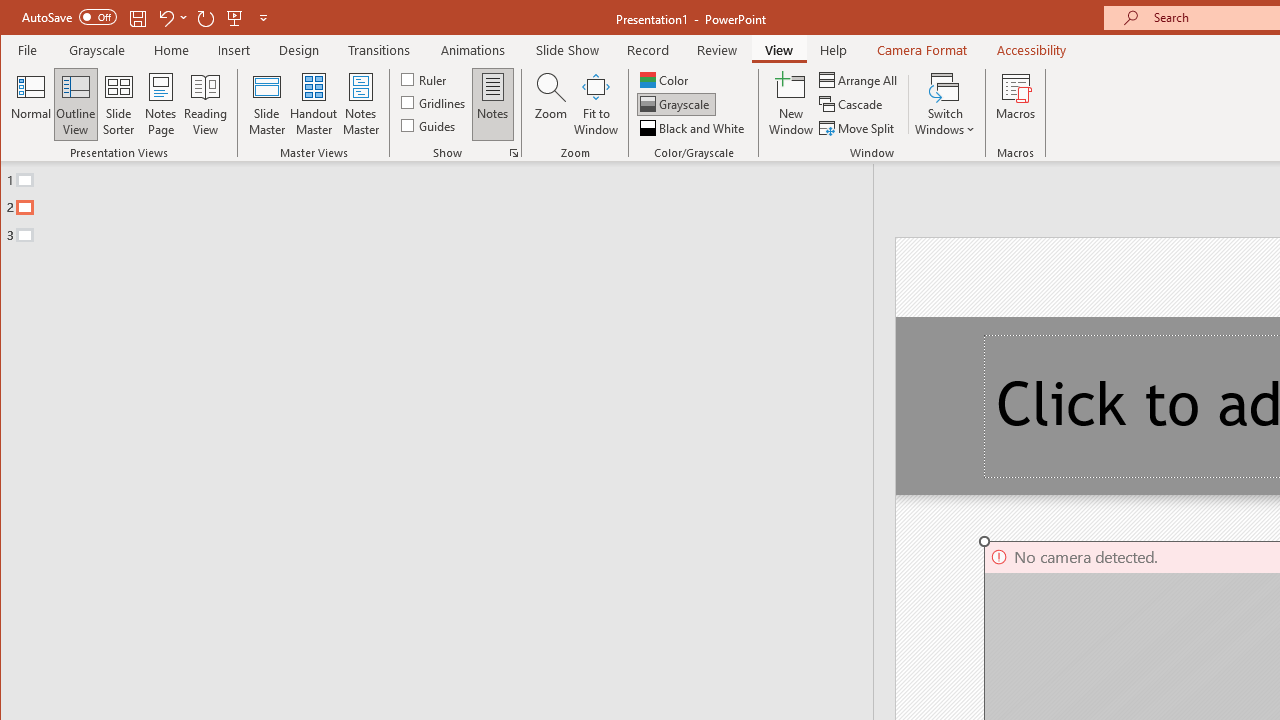 This screenshot has height=720, width=1280. I want to click on 'Move Split', so click(858, 128).